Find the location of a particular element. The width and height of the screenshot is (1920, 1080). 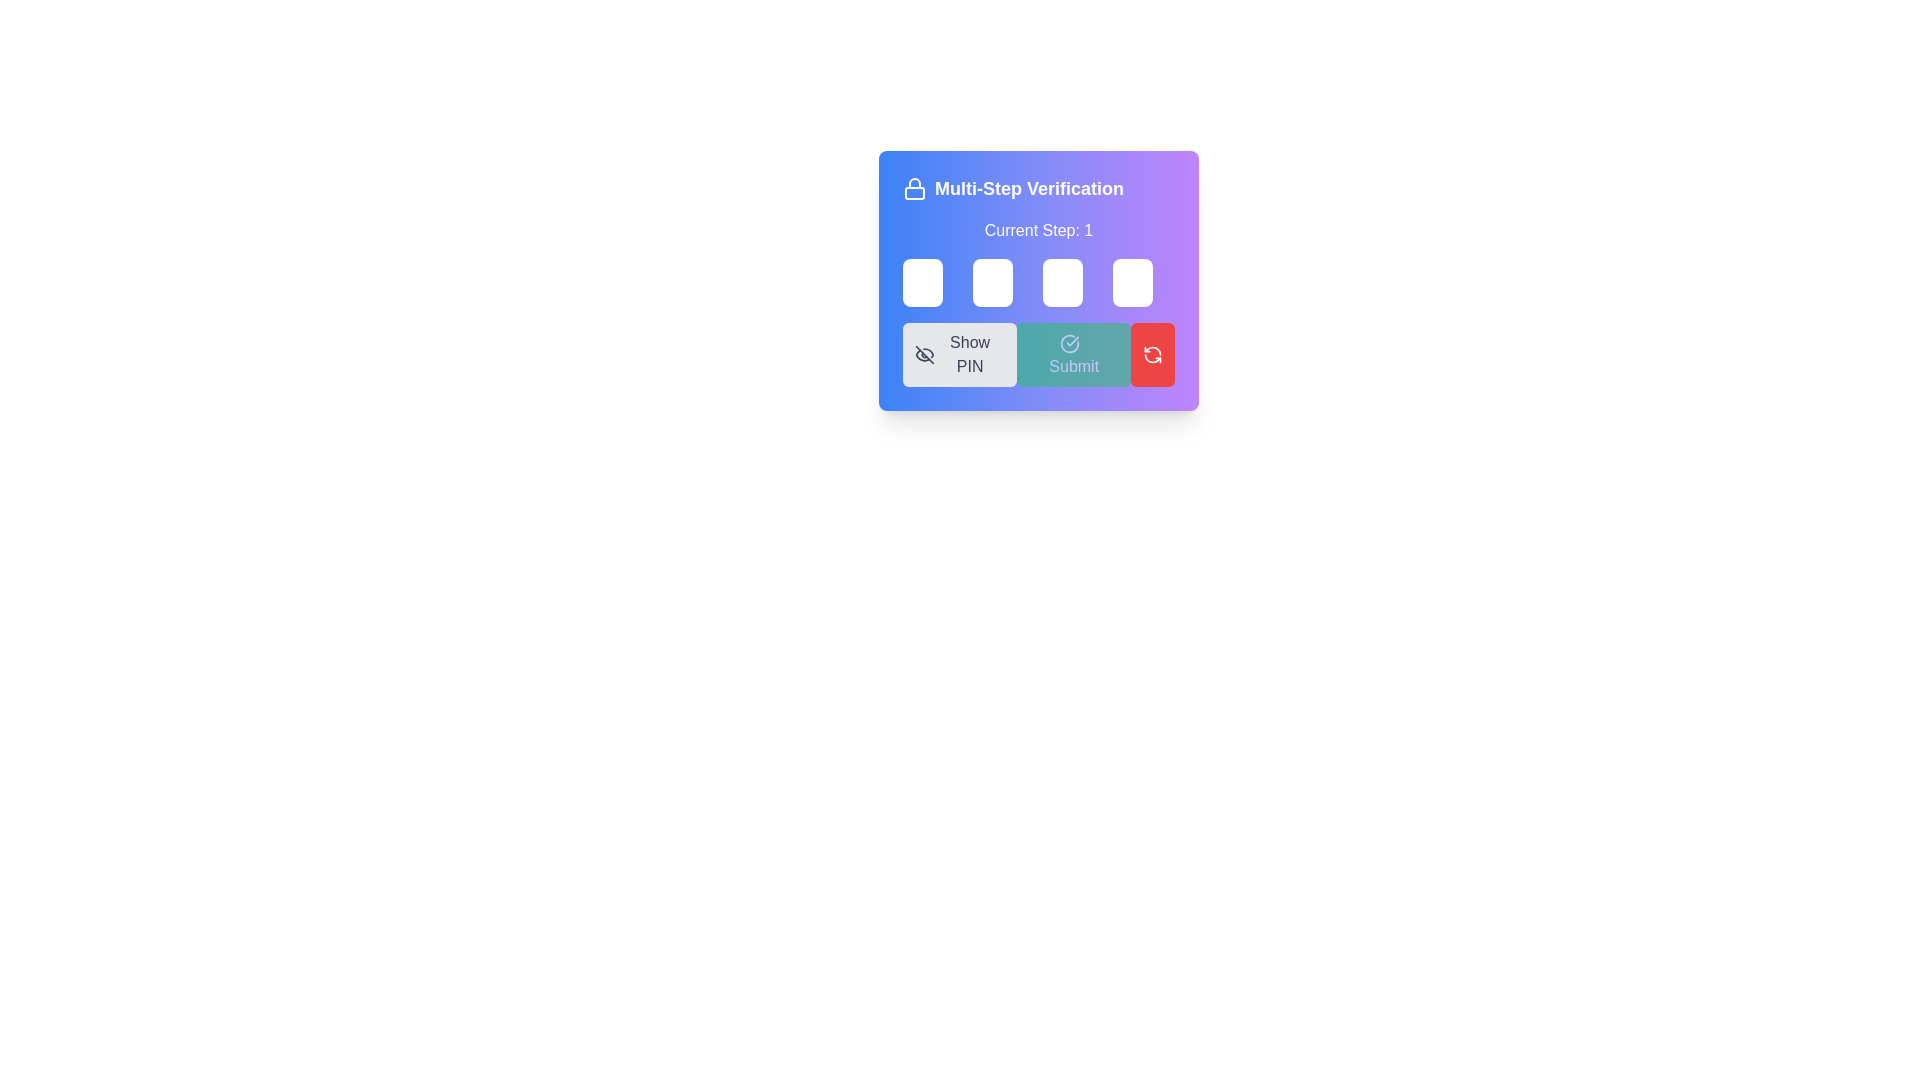

the green 'Submit' button with a checkmark icon is located at coordinates (1073, 353).